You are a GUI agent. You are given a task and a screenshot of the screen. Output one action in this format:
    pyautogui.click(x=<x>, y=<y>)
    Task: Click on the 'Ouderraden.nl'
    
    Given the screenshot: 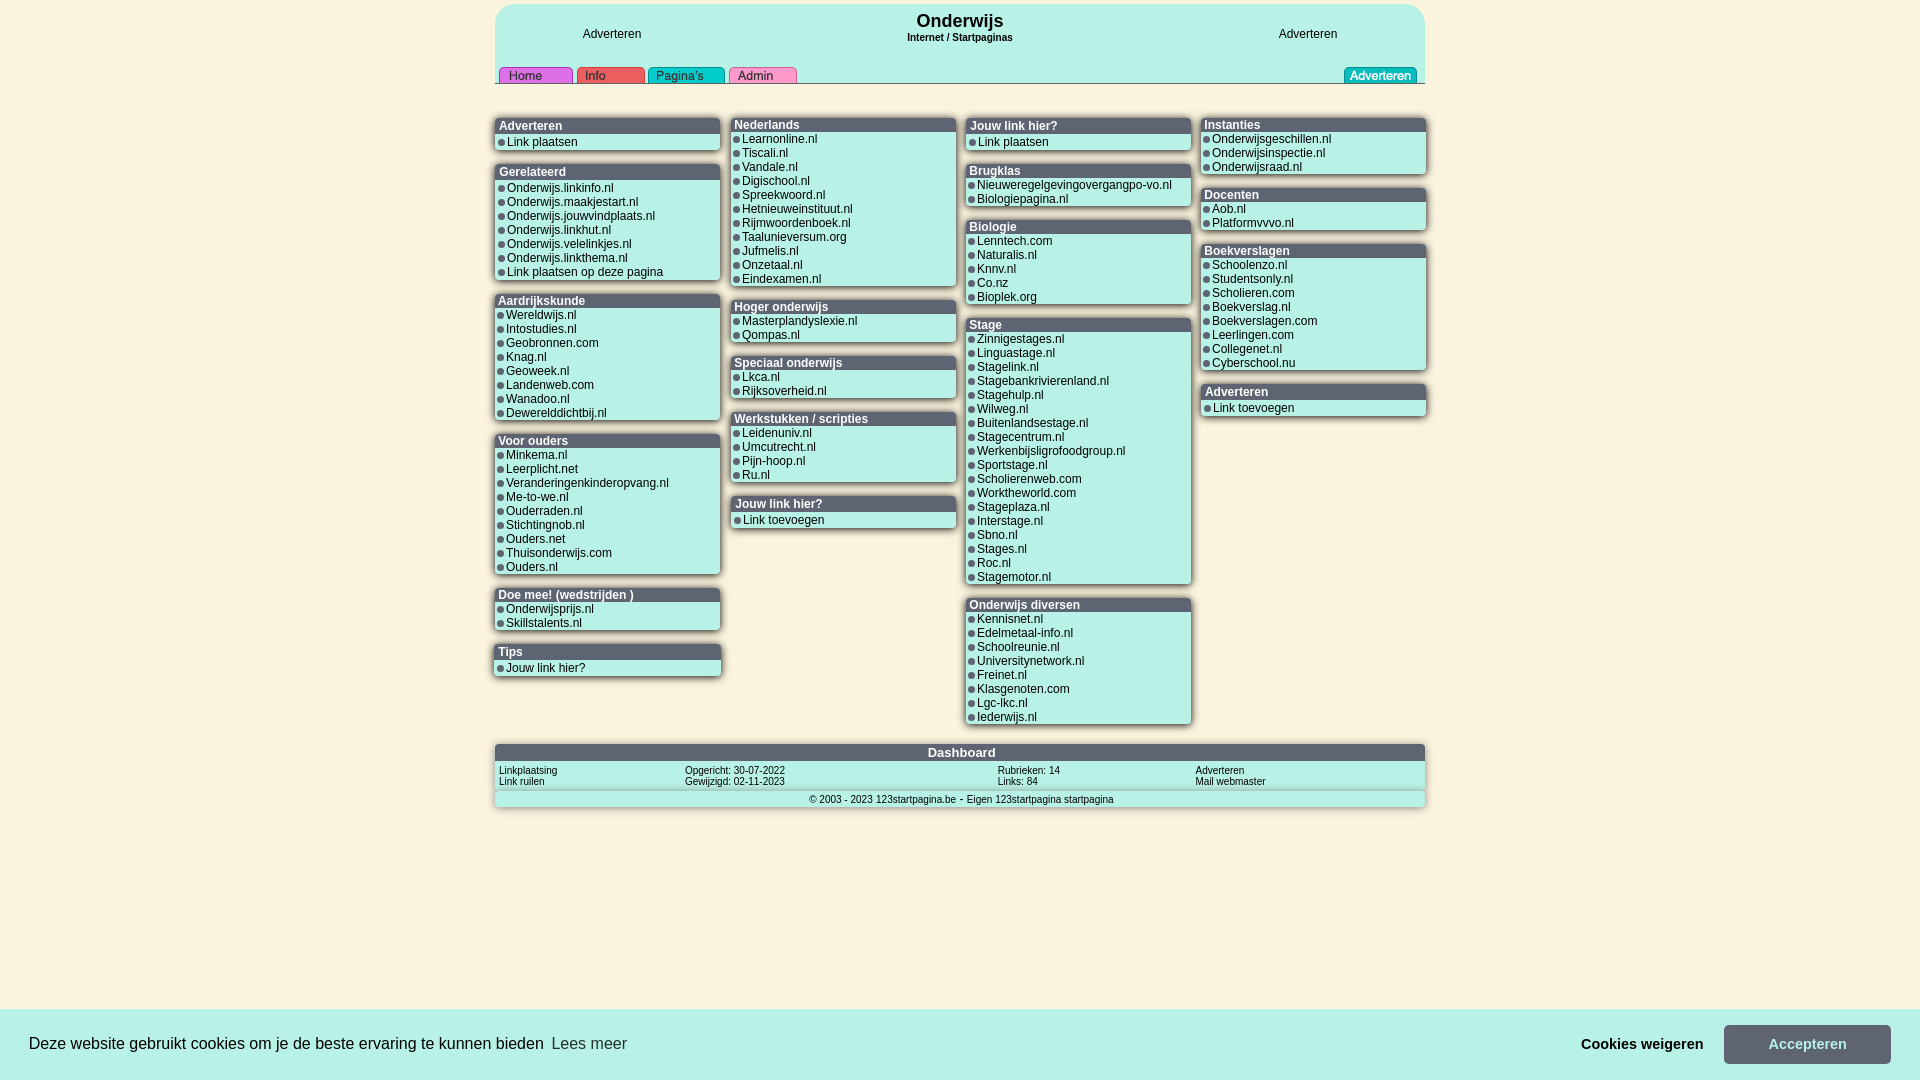 What is the action you would take?
    pyautogui.click(x=505, y=509)
    